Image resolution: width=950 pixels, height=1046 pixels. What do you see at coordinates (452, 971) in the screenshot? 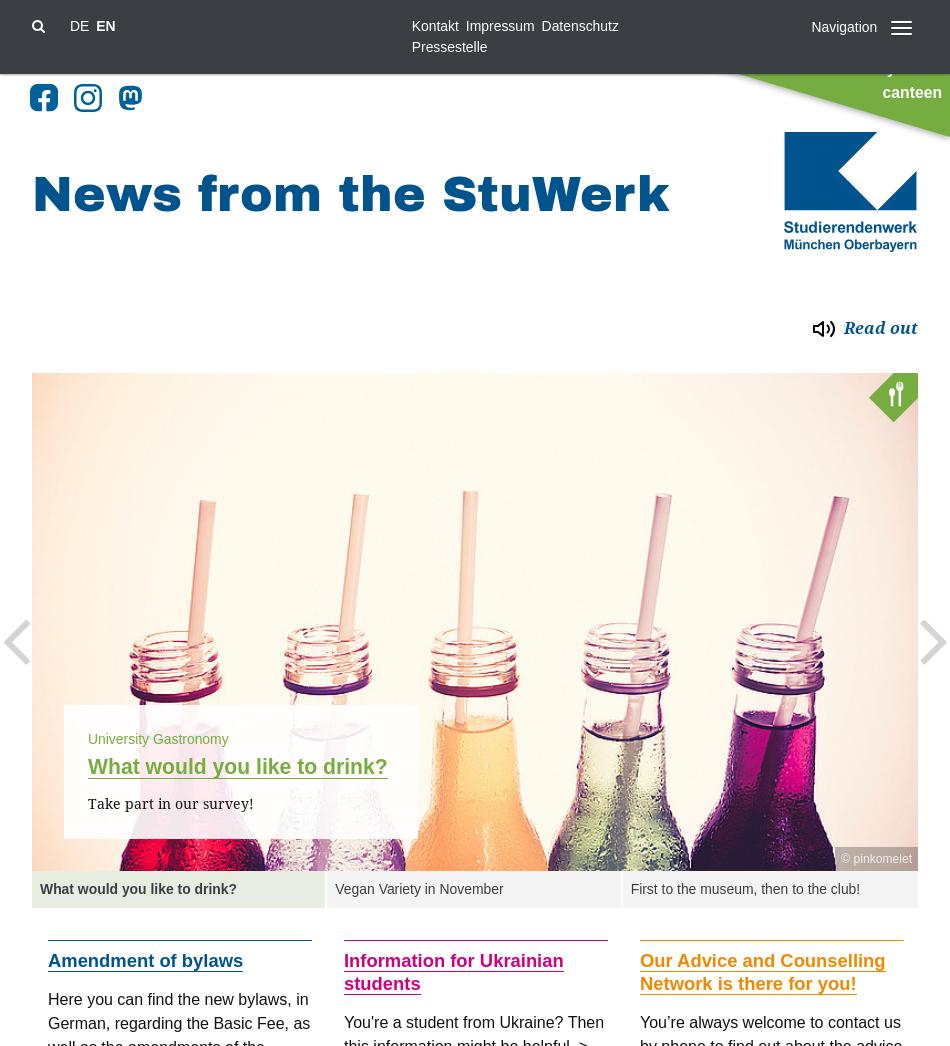
I see `'Information for Ukrainian students'` at bounding box center [452, 971].